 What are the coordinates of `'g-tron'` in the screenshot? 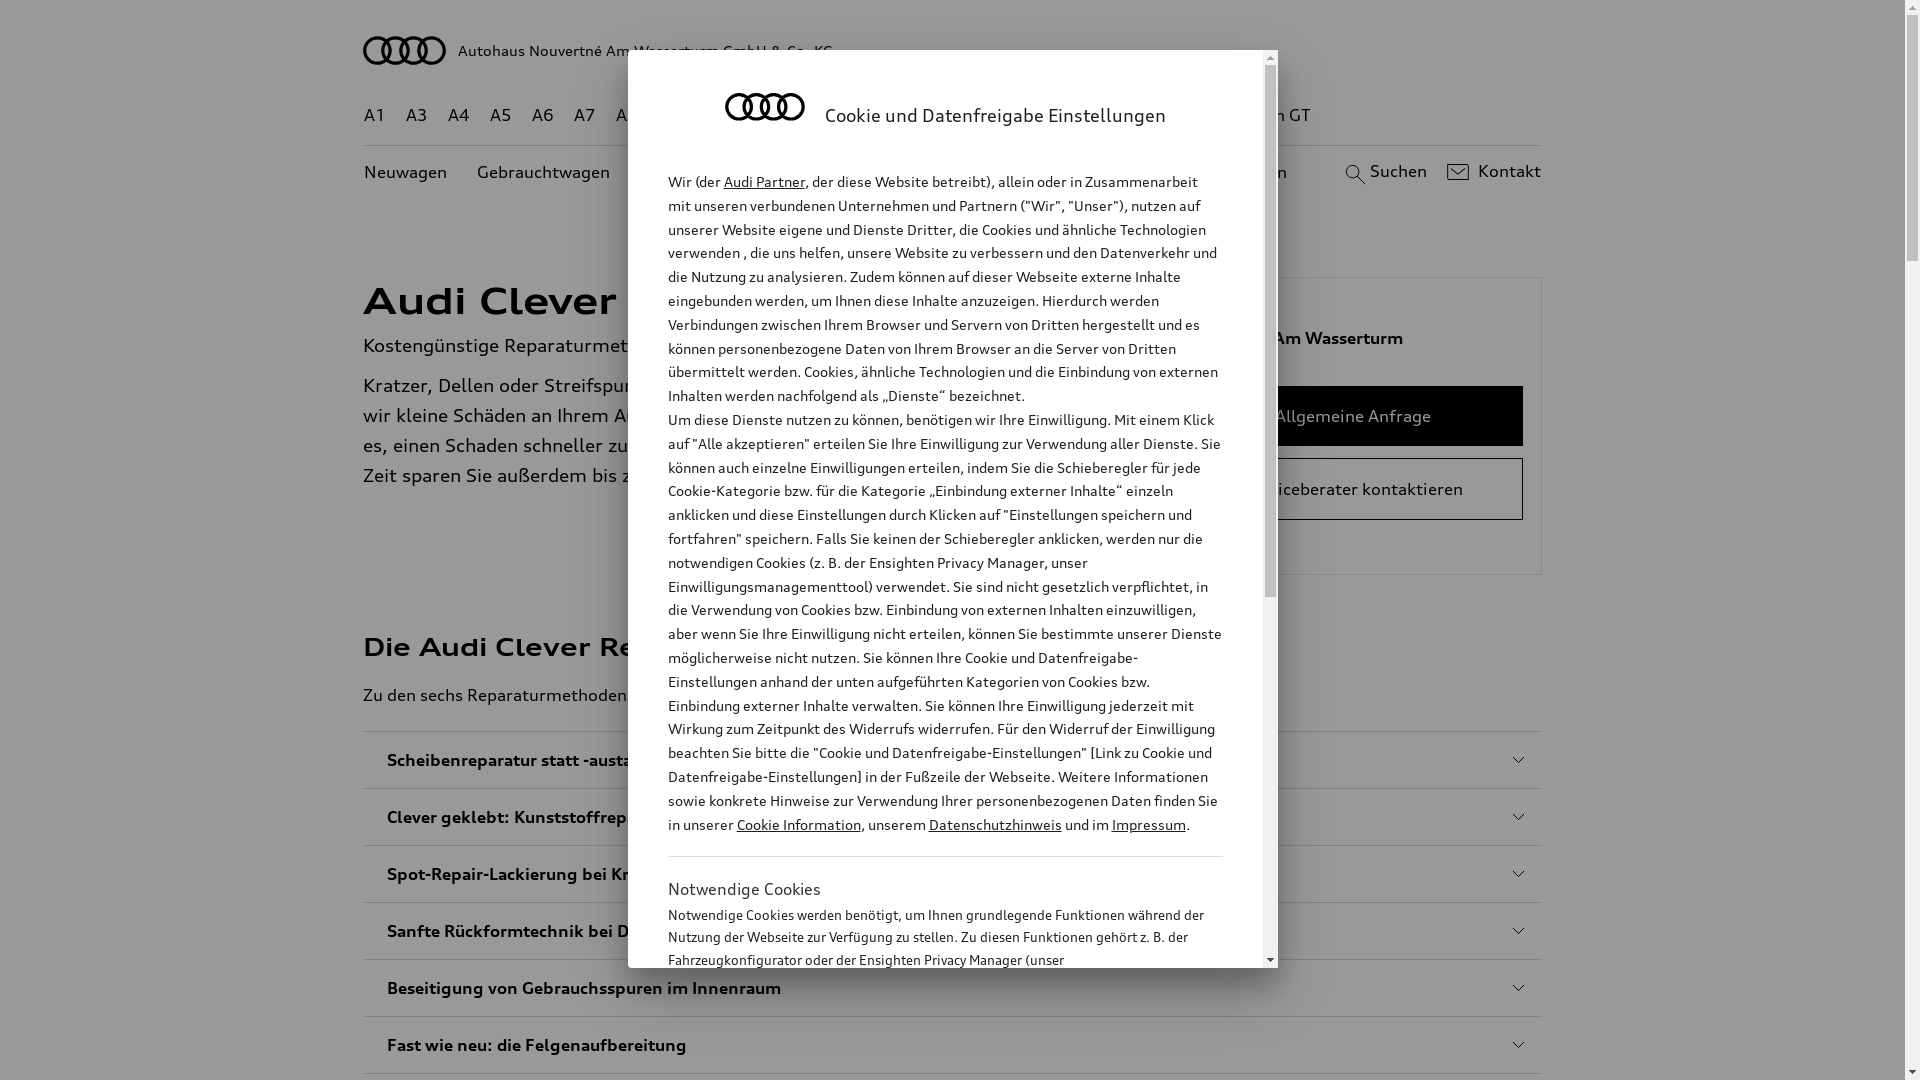 It's located at (1190, 115).